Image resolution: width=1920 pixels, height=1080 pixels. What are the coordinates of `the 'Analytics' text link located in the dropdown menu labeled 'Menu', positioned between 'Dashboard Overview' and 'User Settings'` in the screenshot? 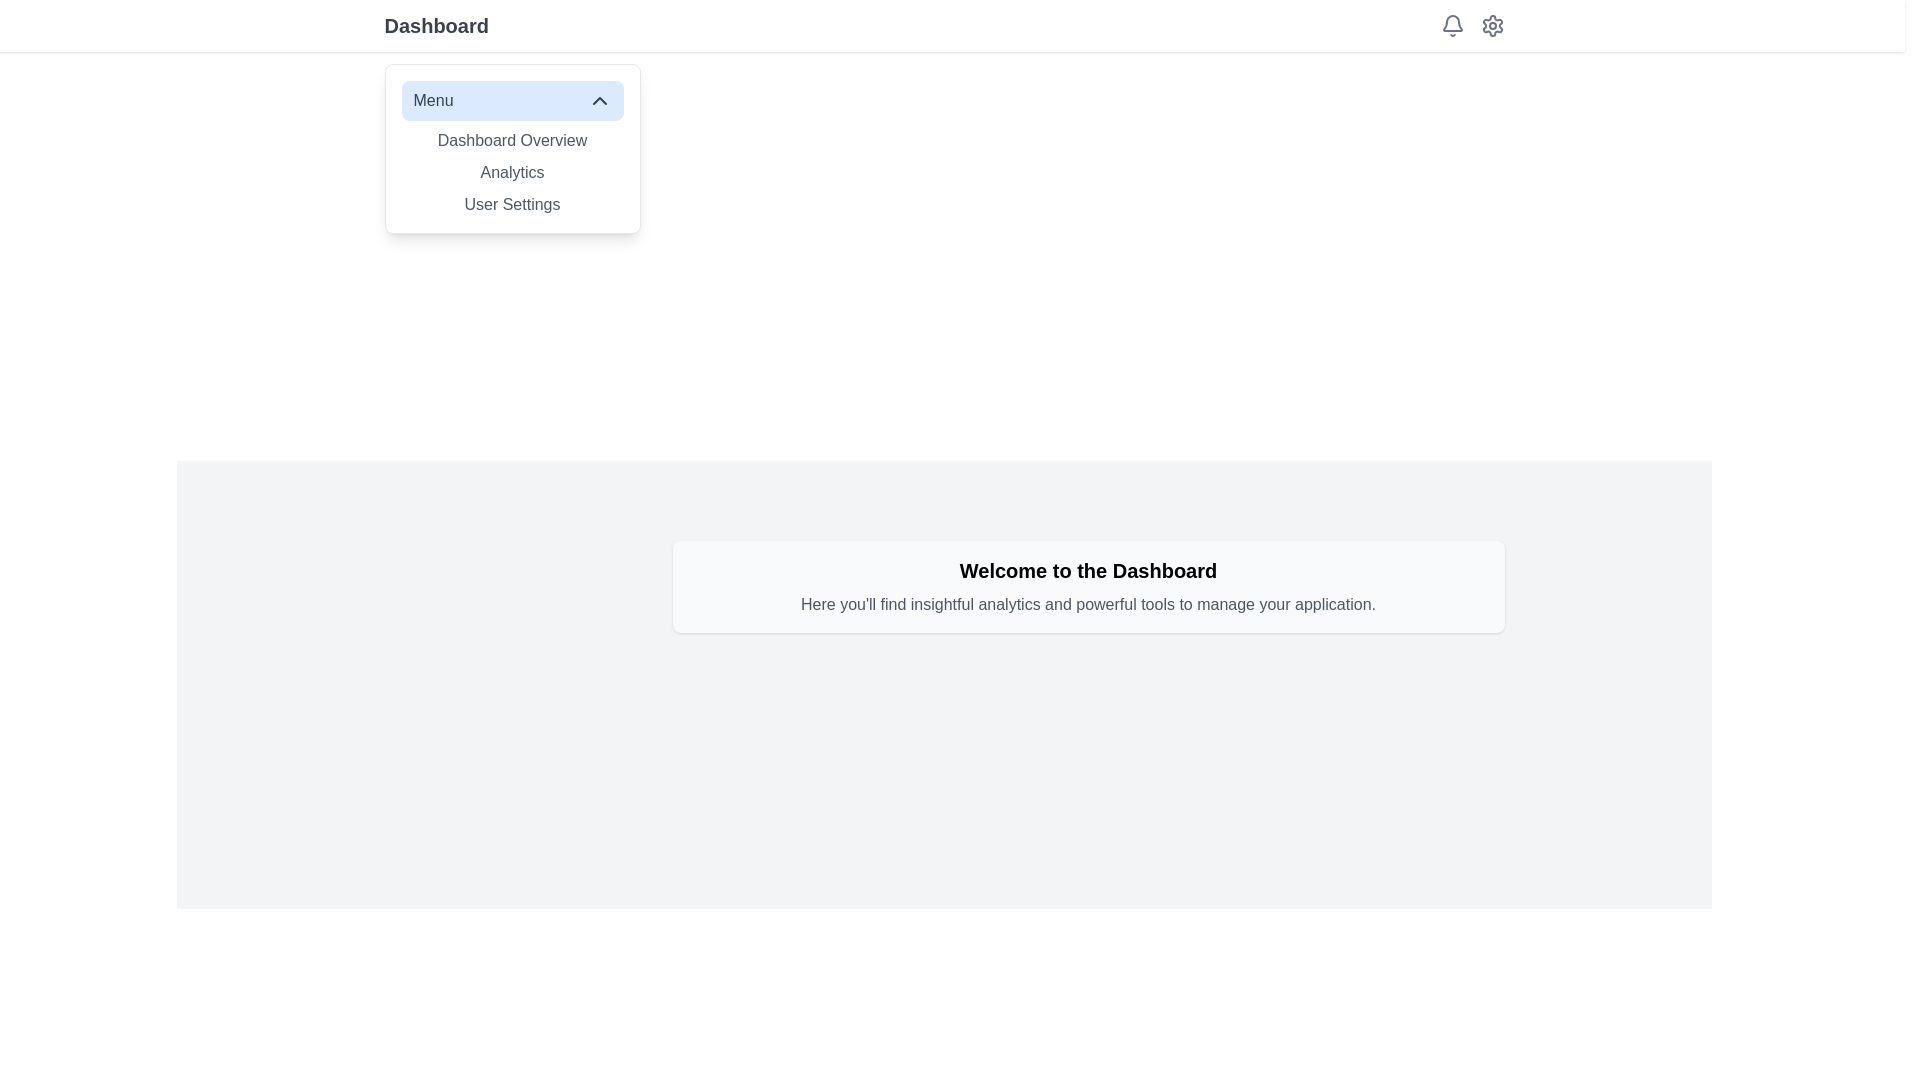 It's located at (512, 172).